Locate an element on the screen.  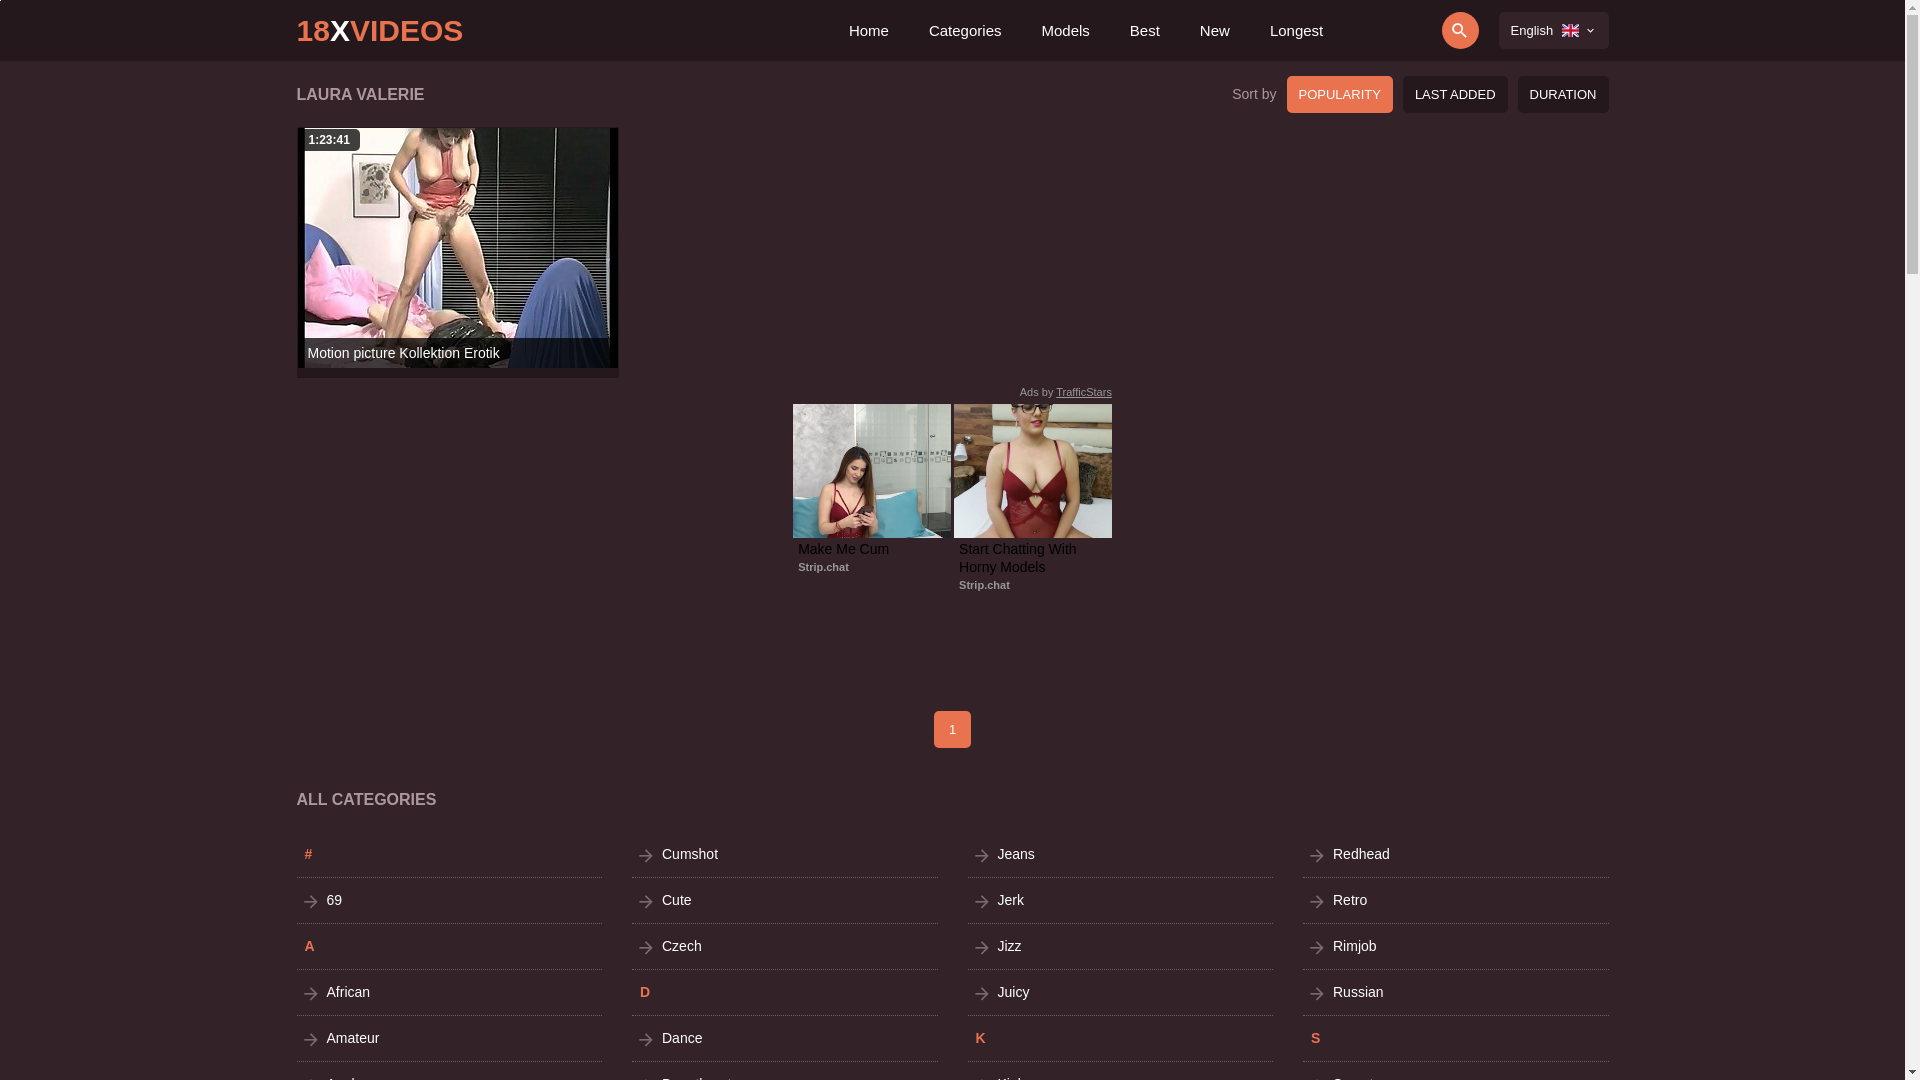
'English' is located at coordinates (1553, 30).